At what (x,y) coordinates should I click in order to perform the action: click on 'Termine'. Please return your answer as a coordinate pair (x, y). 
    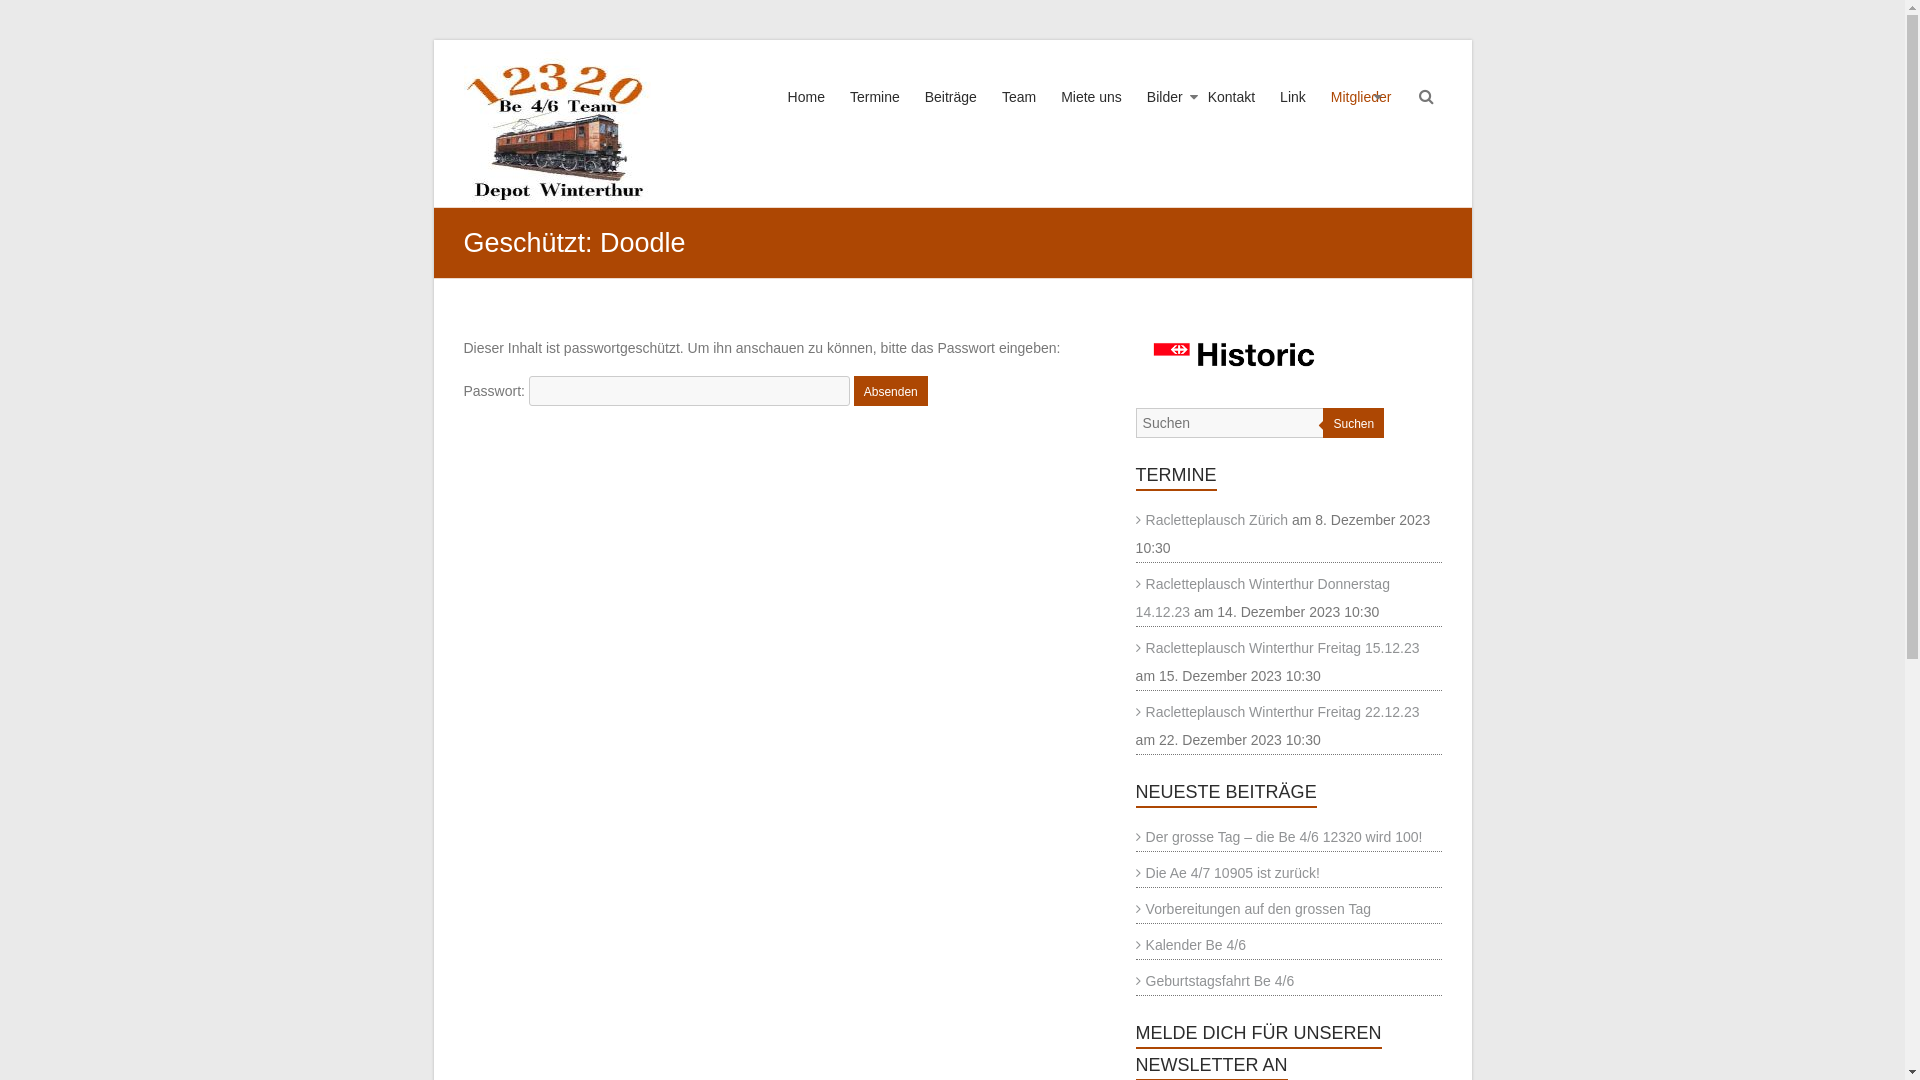
    Looking at the image, I should click on (874, 115).